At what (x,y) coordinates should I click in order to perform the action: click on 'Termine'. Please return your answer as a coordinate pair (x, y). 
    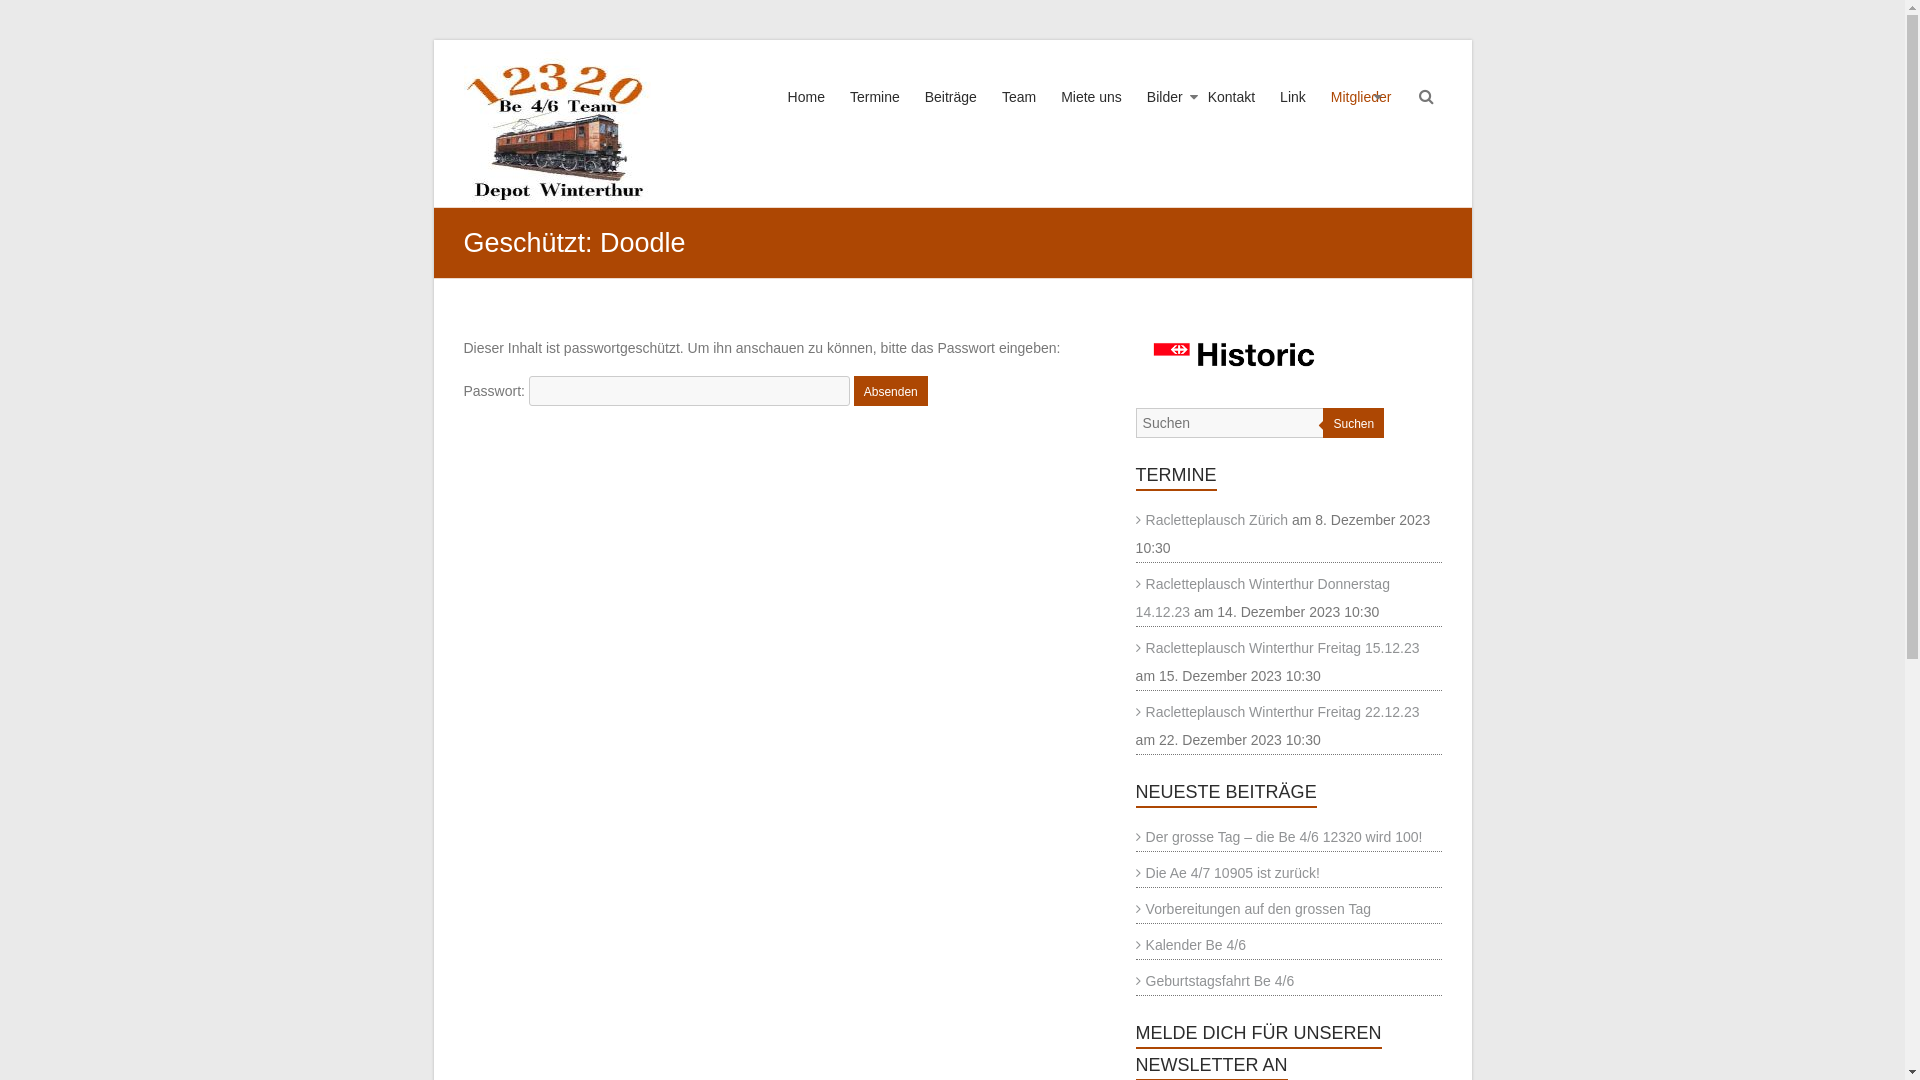
    Looking at the image, I should click on (874, 115).